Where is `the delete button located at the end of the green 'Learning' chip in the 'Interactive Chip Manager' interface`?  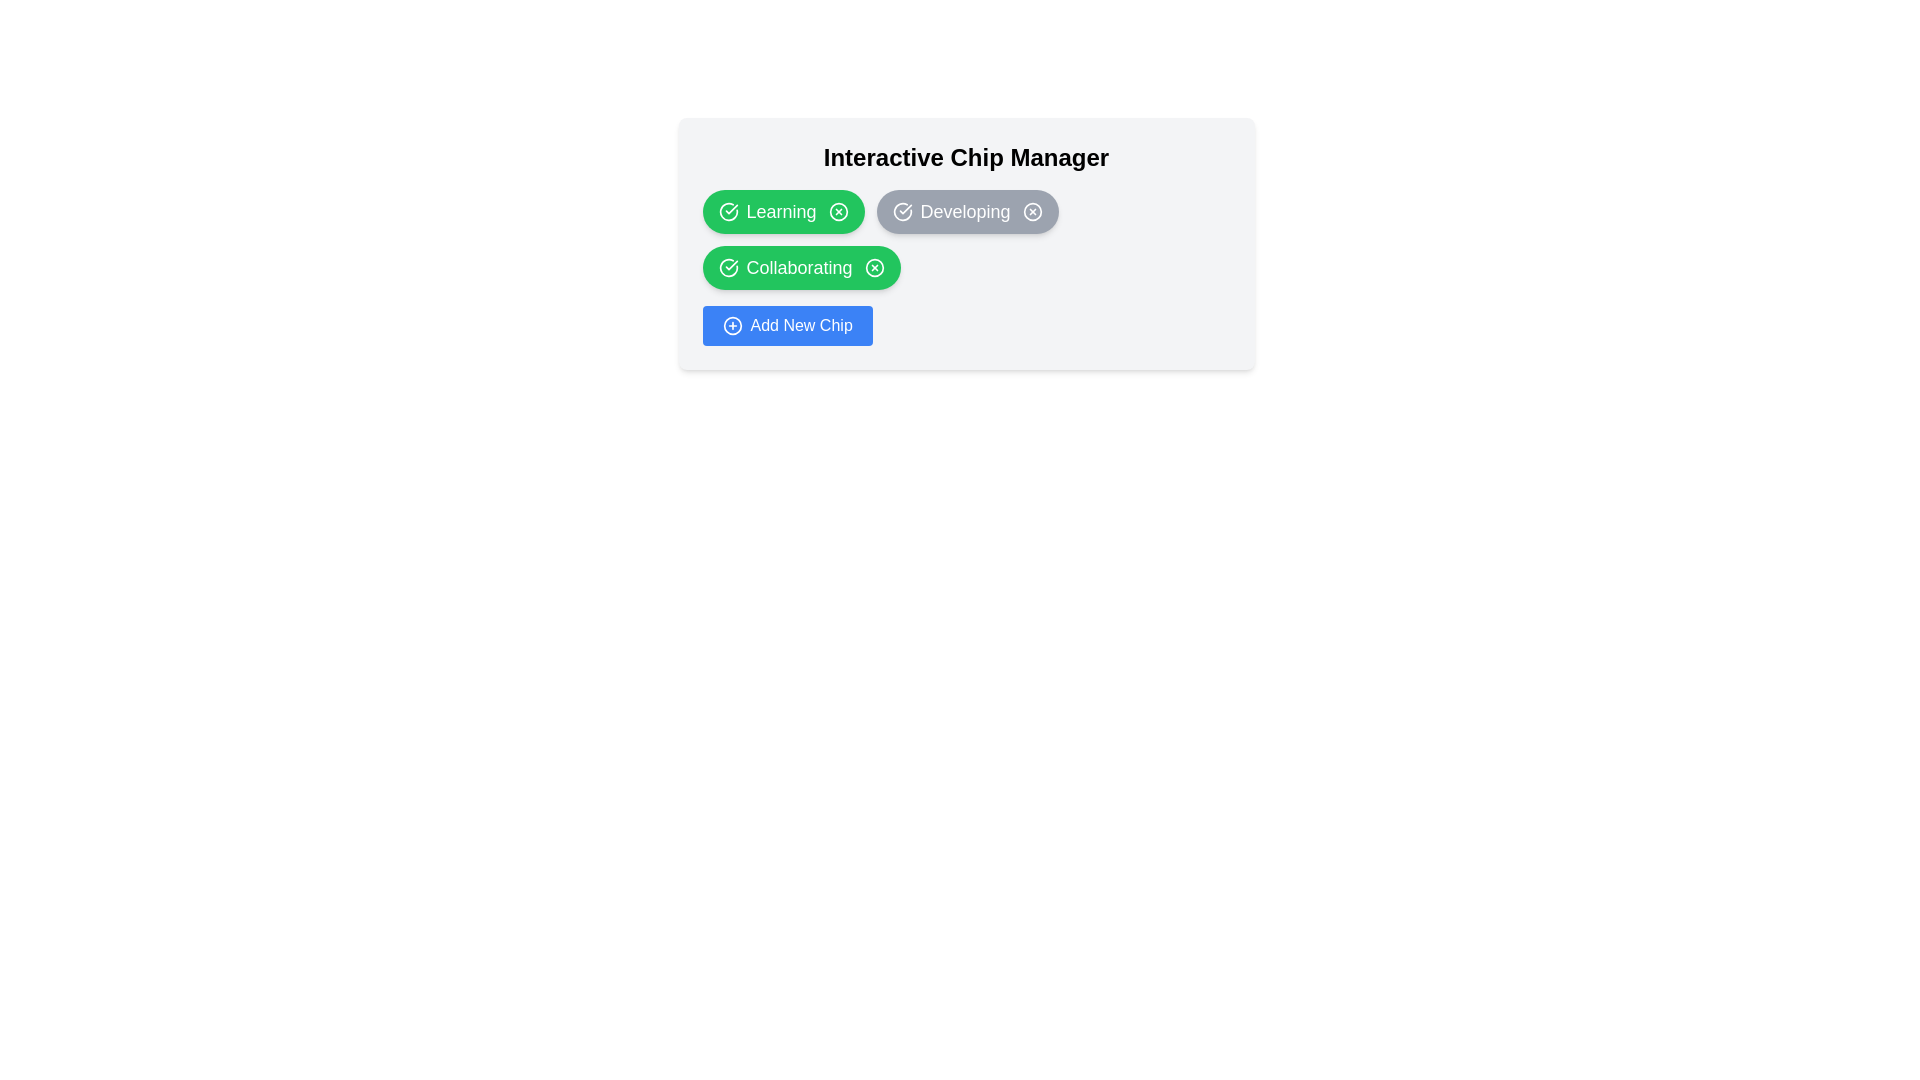 the delete button located at the end of the green 'Learning' chip in the 'Interactive Chip Manager' interface is located at coordinates (838, 212).